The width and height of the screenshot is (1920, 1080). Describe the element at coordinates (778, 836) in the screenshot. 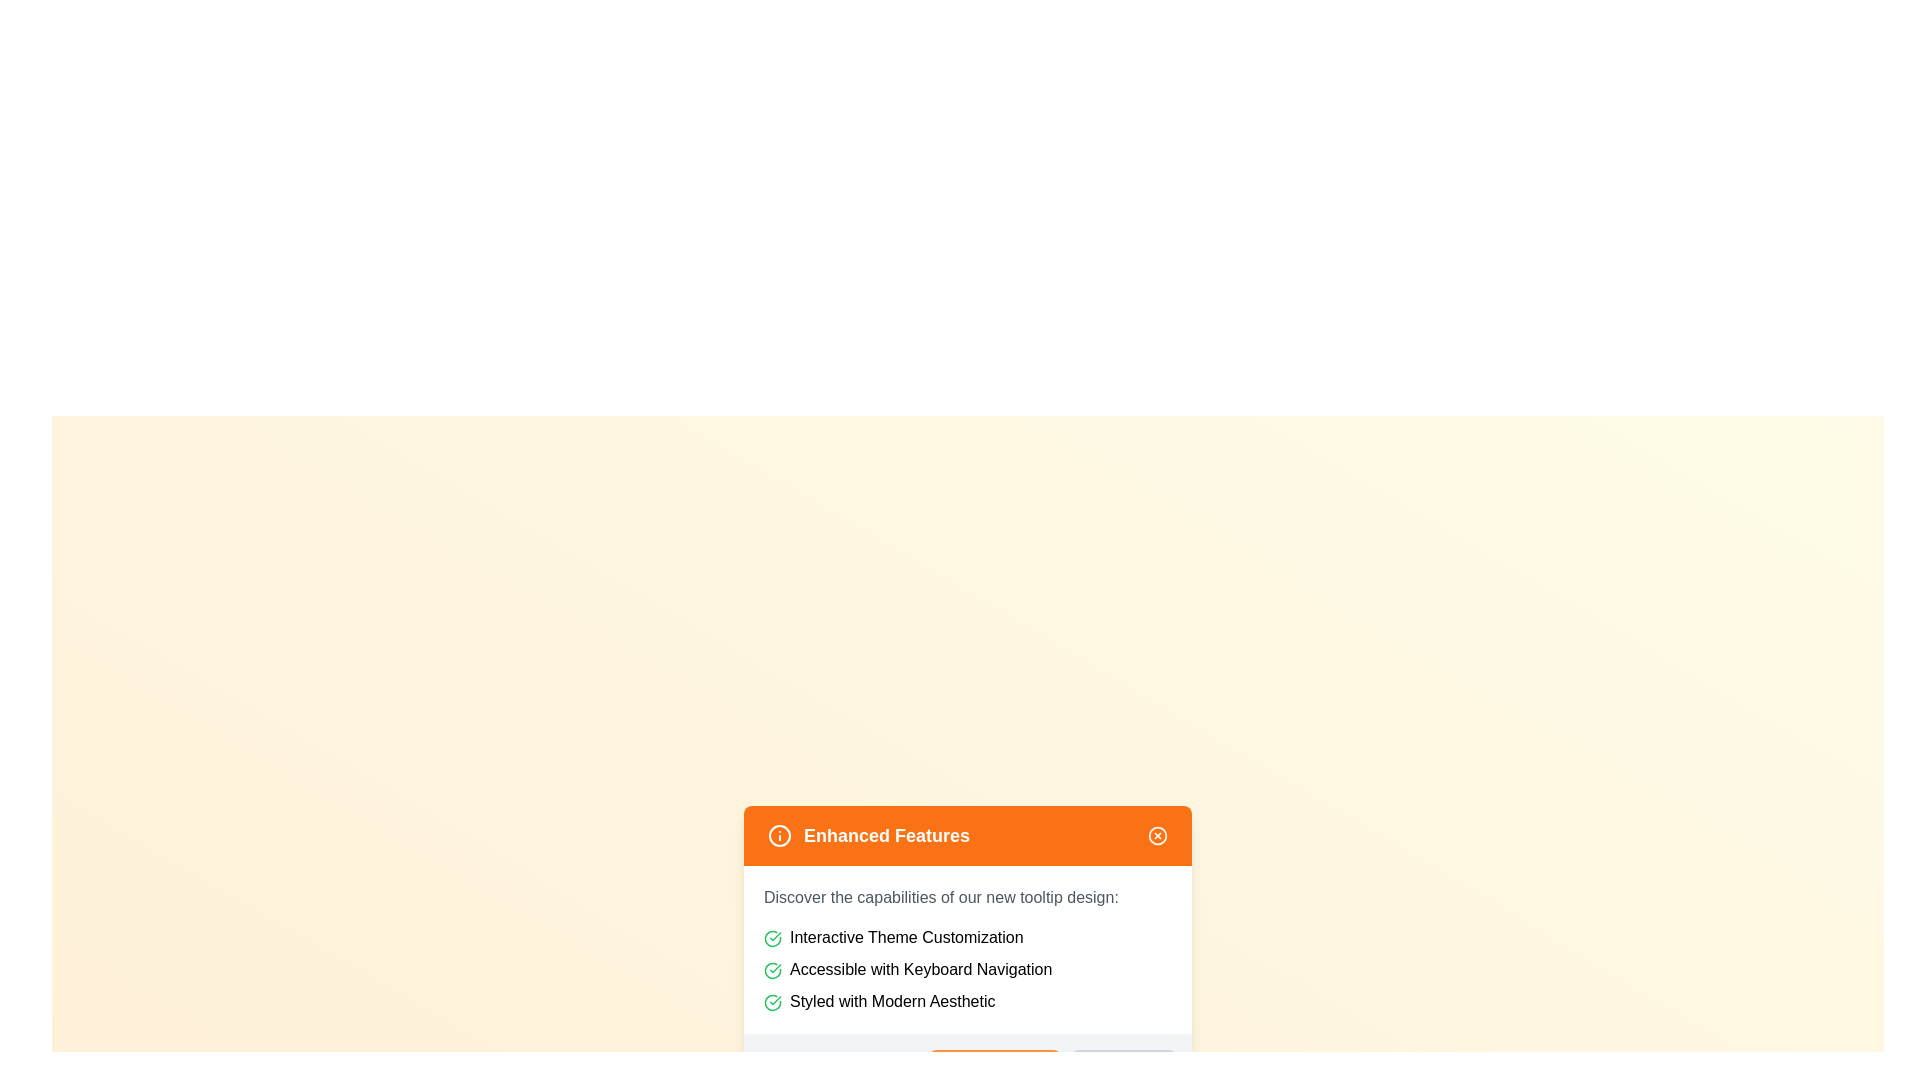

I see `the informational icon located` at that location.